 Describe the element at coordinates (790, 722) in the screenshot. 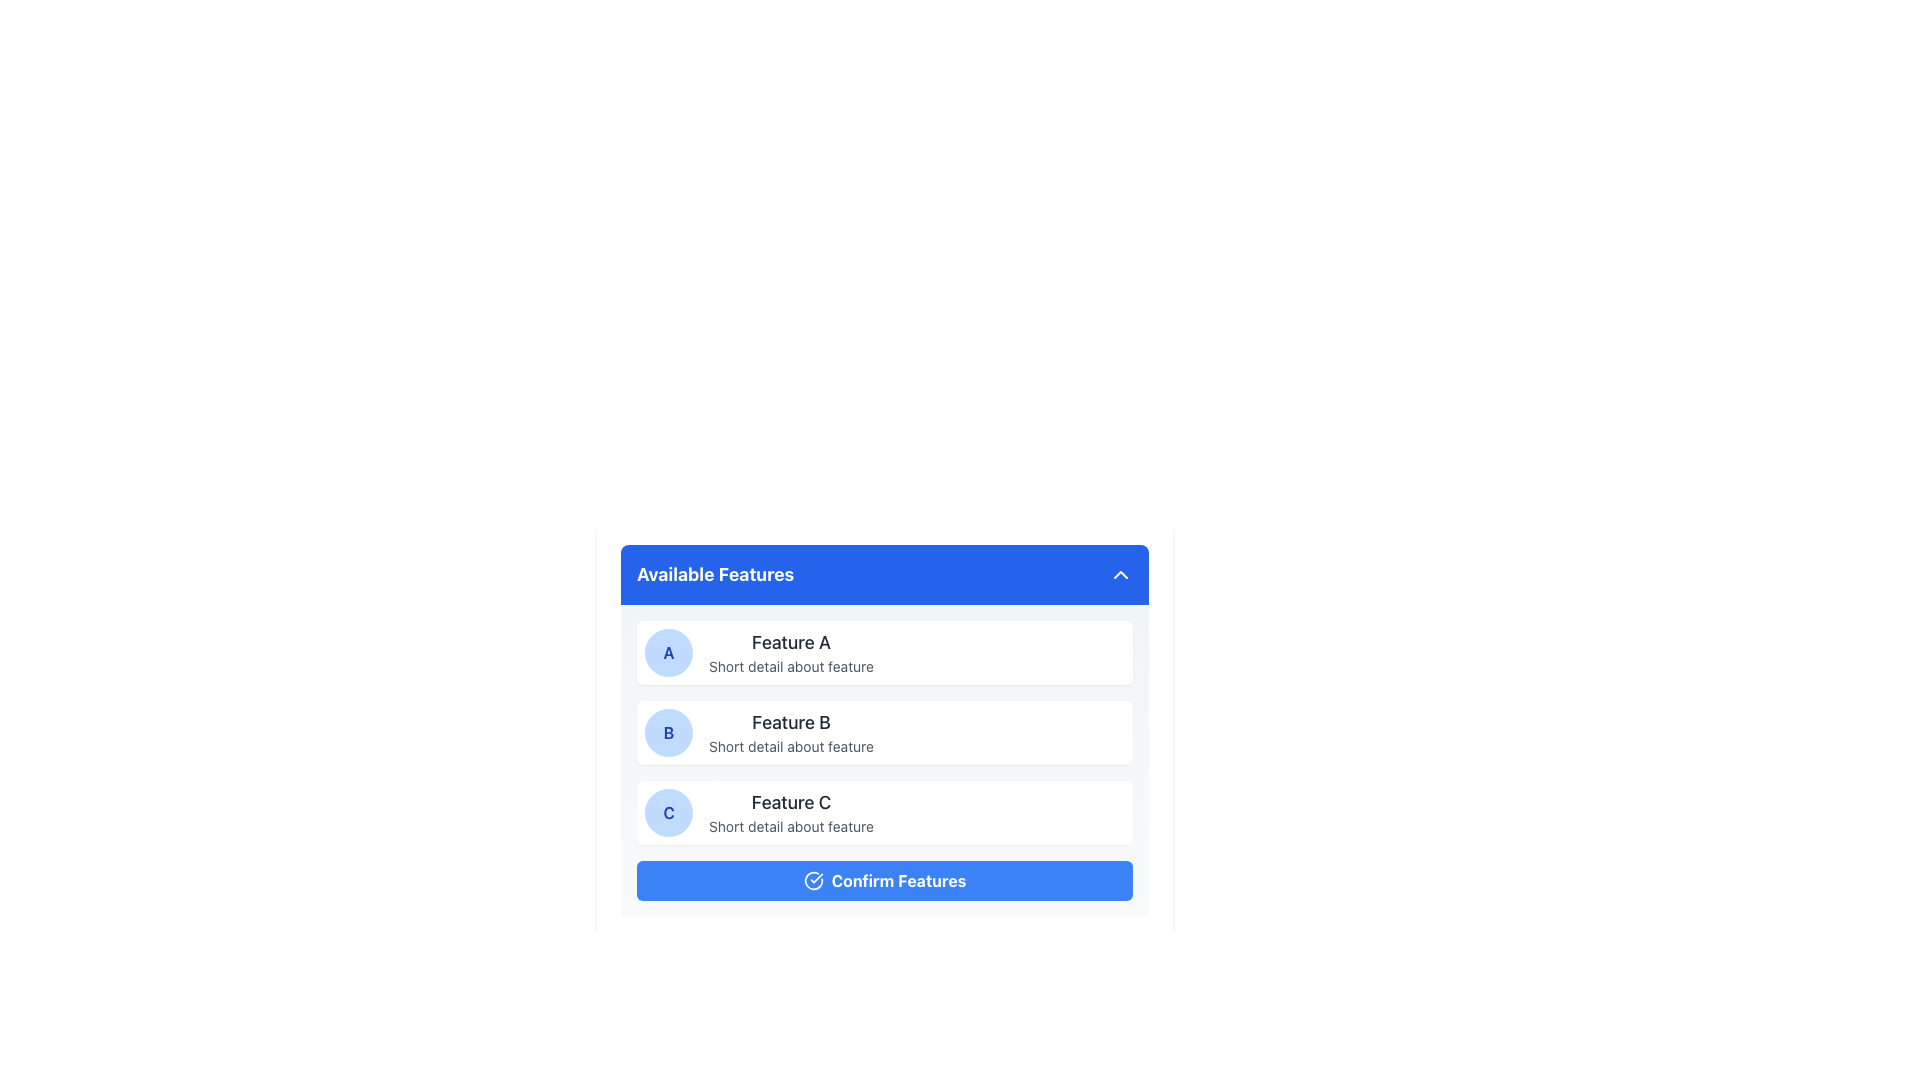

I see `text element displaying 'Feature B' in bold, dark gray font located in the second row of the 'Available Features' section` at that location.